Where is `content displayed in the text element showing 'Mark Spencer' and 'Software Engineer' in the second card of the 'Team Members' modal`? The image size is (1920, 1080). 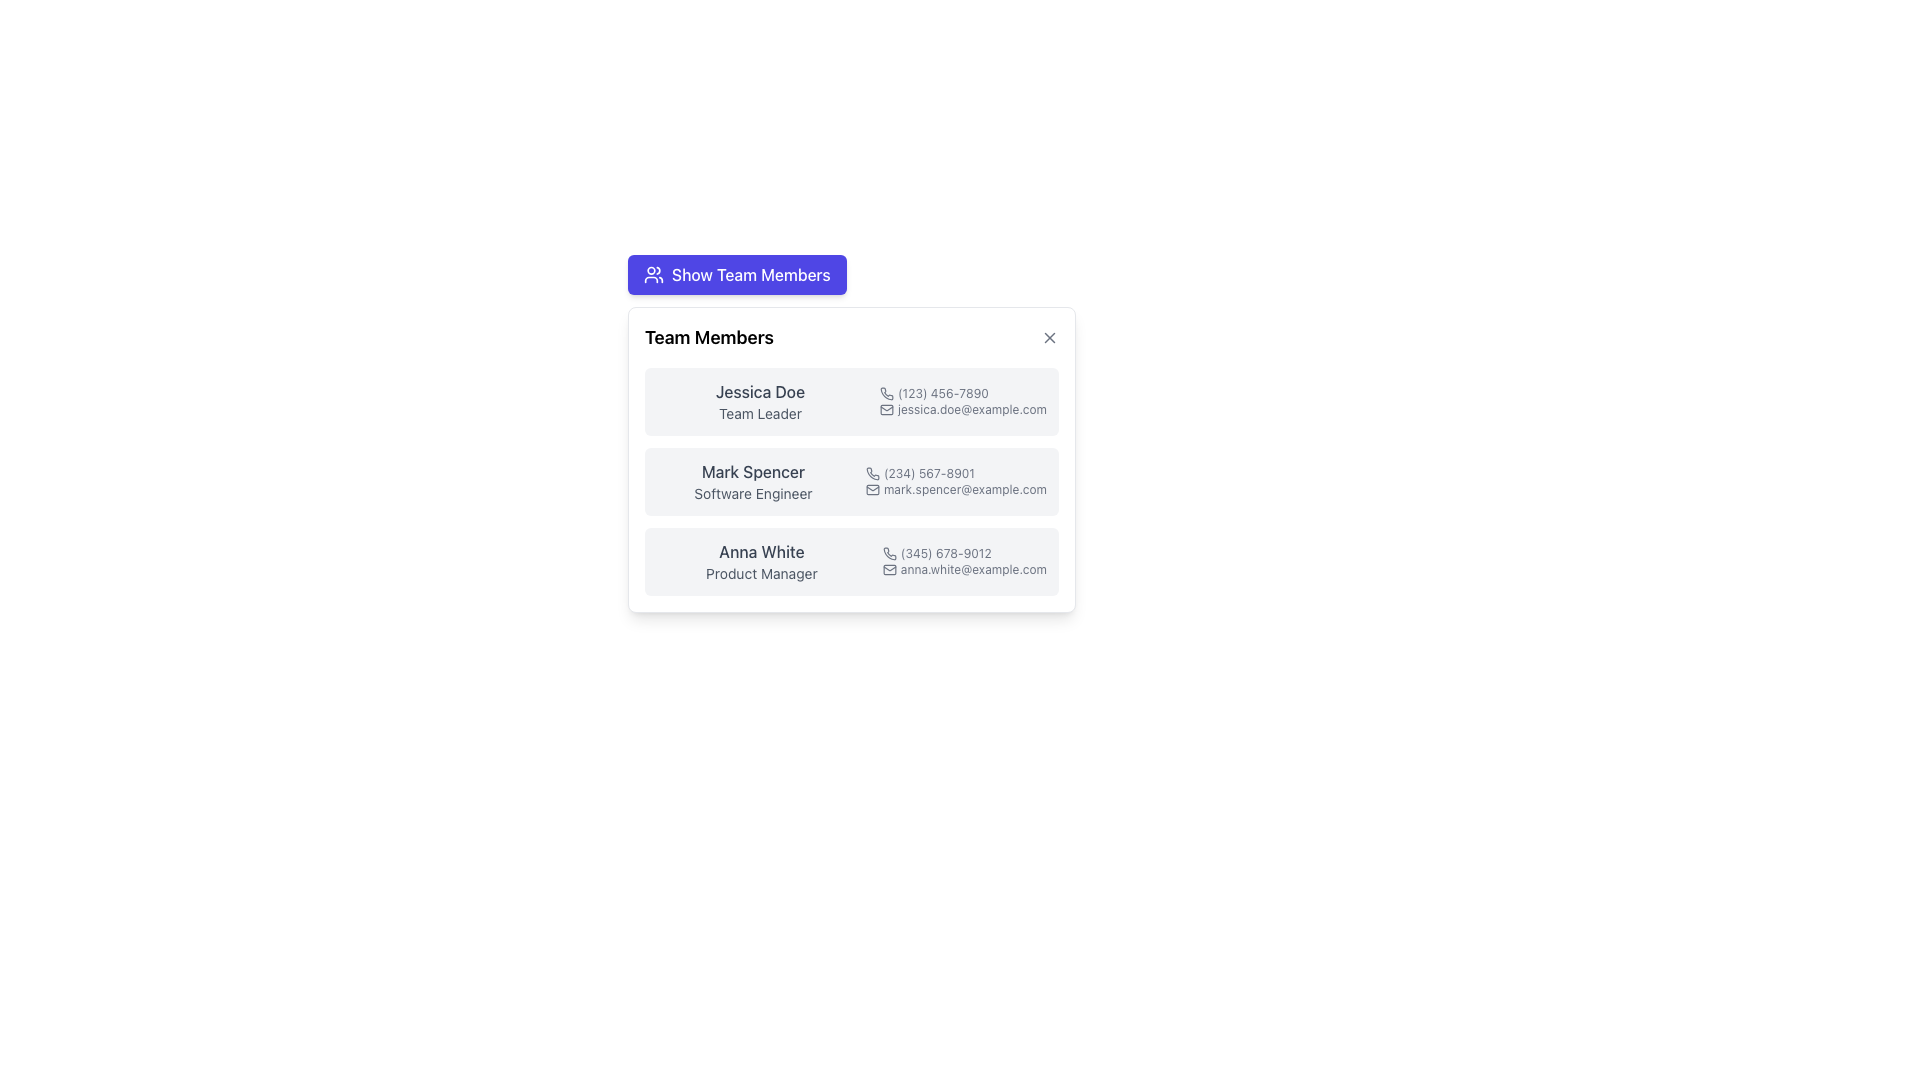 content displayed in the text element showing 'Mark Spencer' and 'Software Engineer' in the second card of the 'Team Members' modal is located at coordinates (752, 482).